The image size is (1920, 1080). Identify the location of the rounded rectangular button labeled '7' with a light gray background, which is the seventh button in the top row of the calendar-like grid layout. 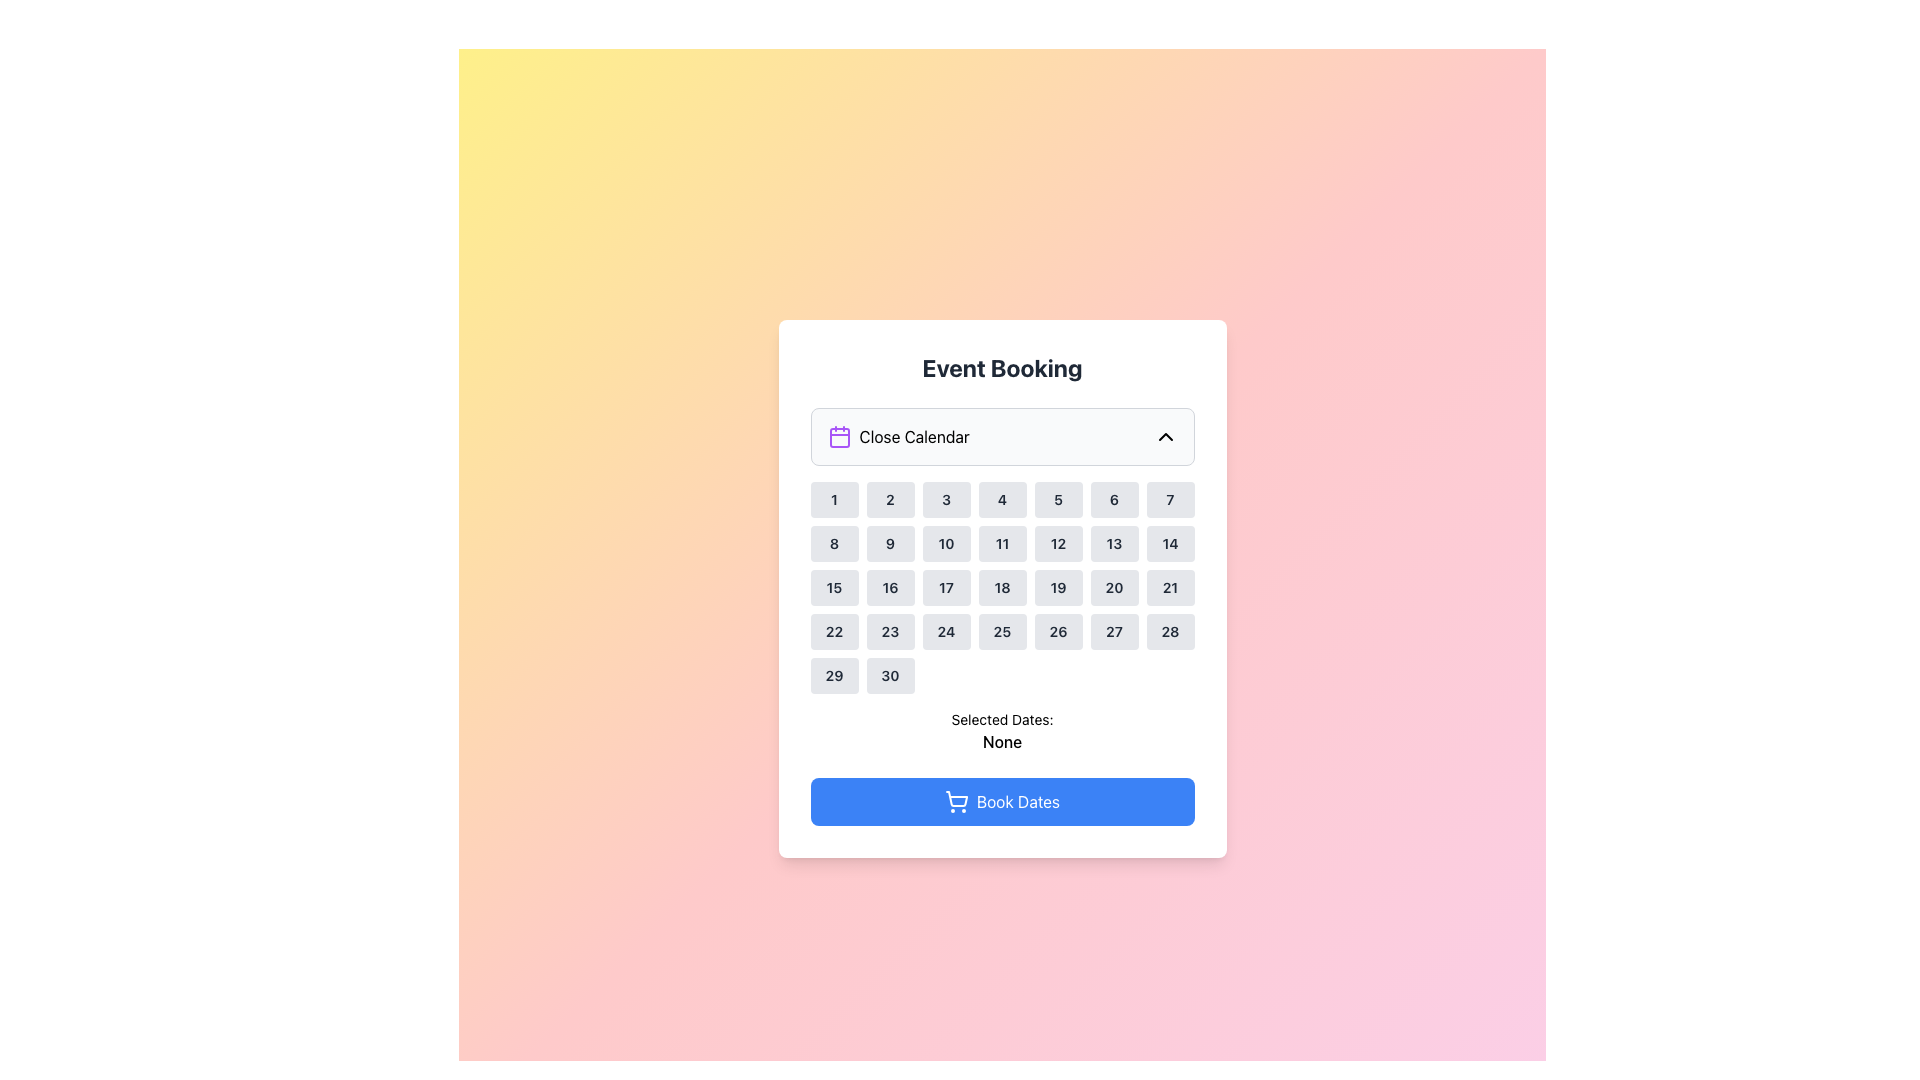
(1170, 499).